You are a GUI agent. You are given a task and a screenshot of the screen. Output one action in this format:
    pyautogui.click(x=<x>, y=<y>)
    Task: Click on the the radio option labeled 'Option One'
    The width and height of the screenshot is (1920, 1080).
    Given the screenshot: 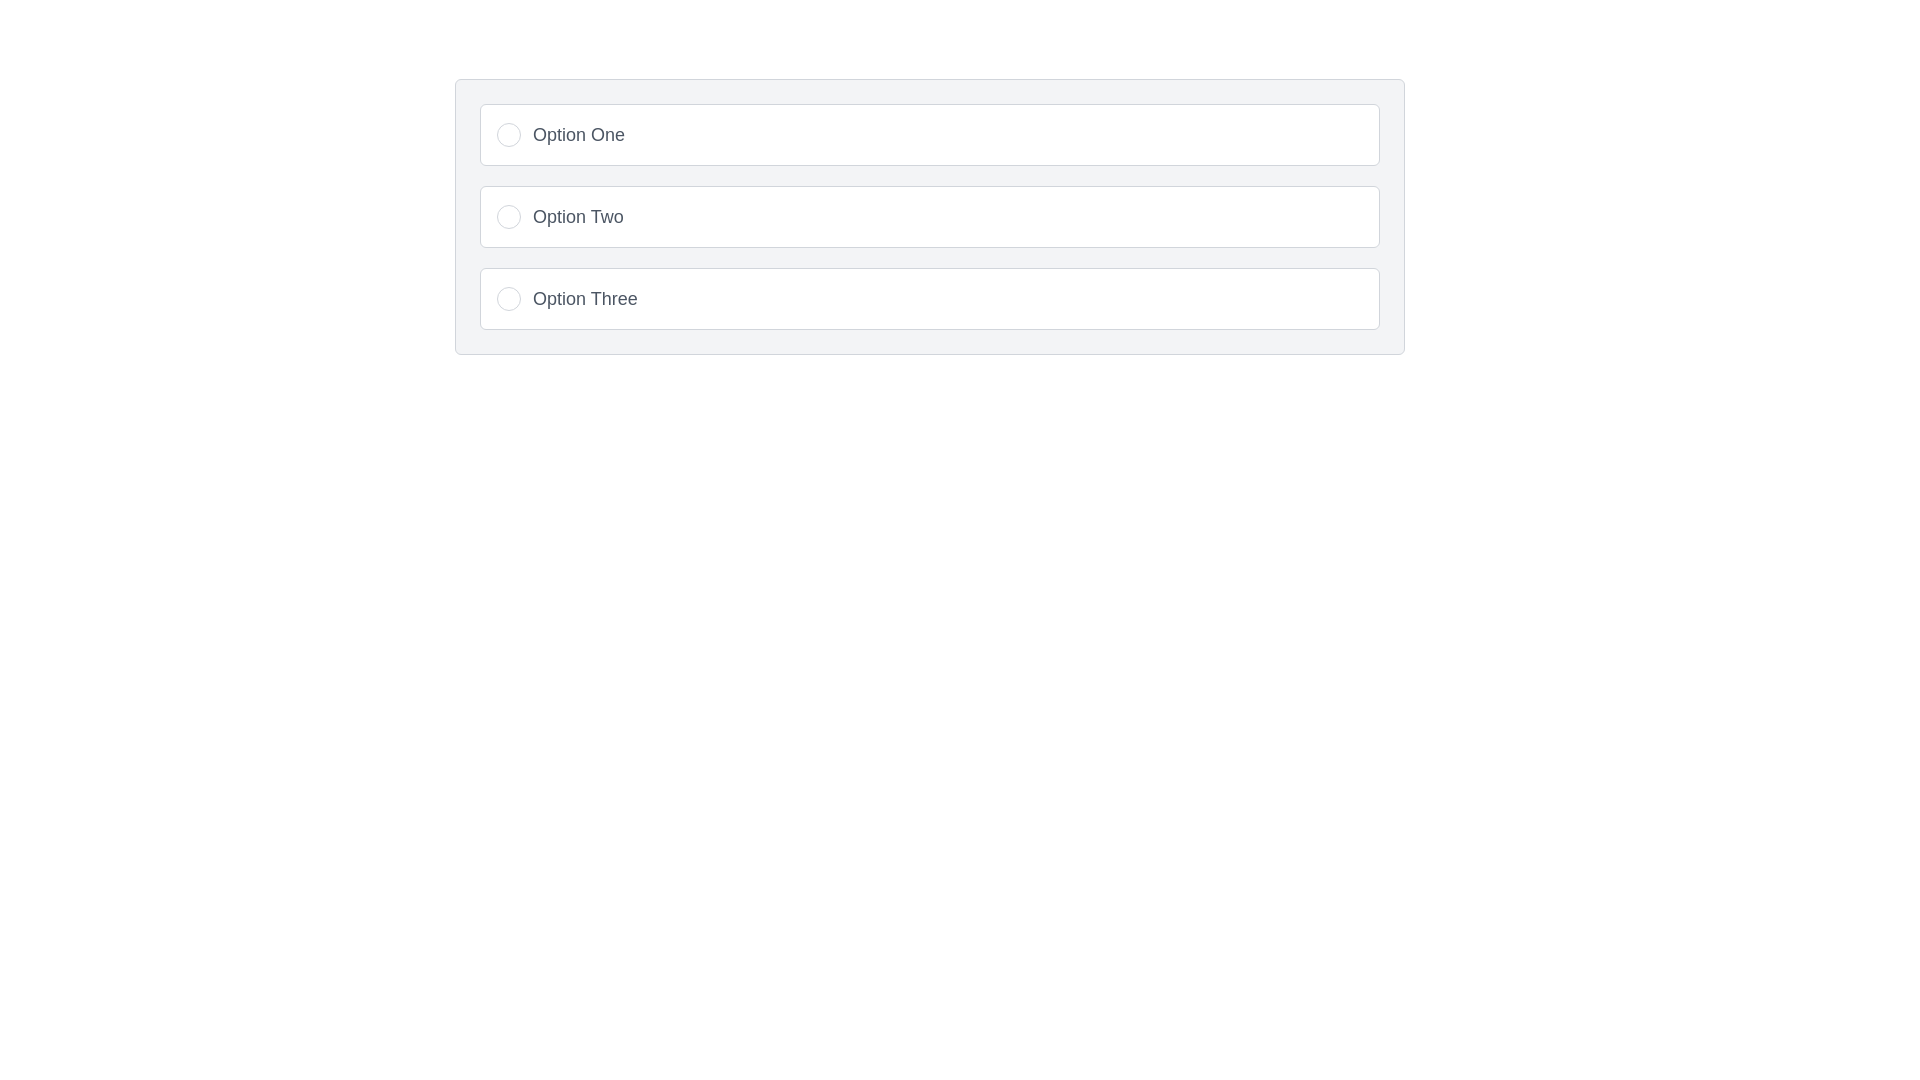 What is the action you would take?
    pyautogui.click(x=929, y=135)
    